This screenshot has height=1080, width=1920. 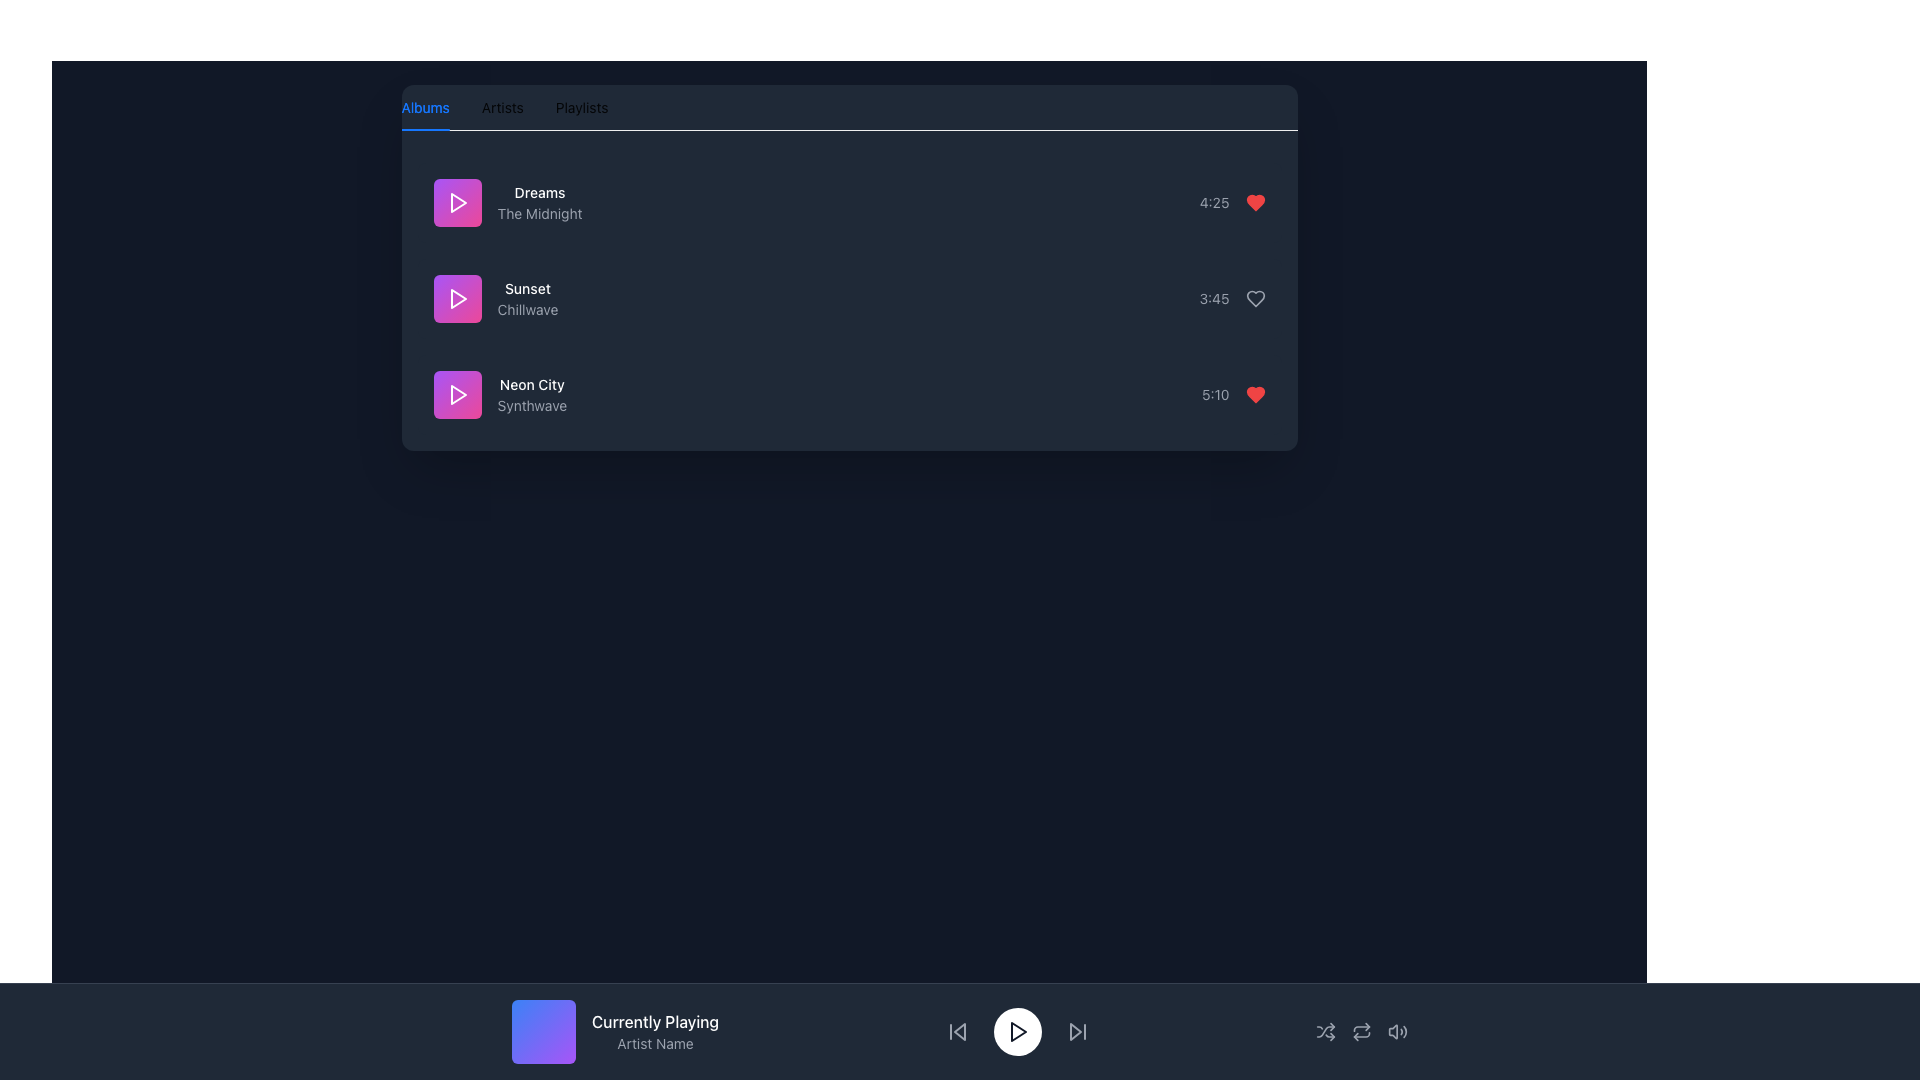 I want to click on the icon button located to the right of the '5:10' time label in the bottom row of the song list, so click(x=1254, y=394).